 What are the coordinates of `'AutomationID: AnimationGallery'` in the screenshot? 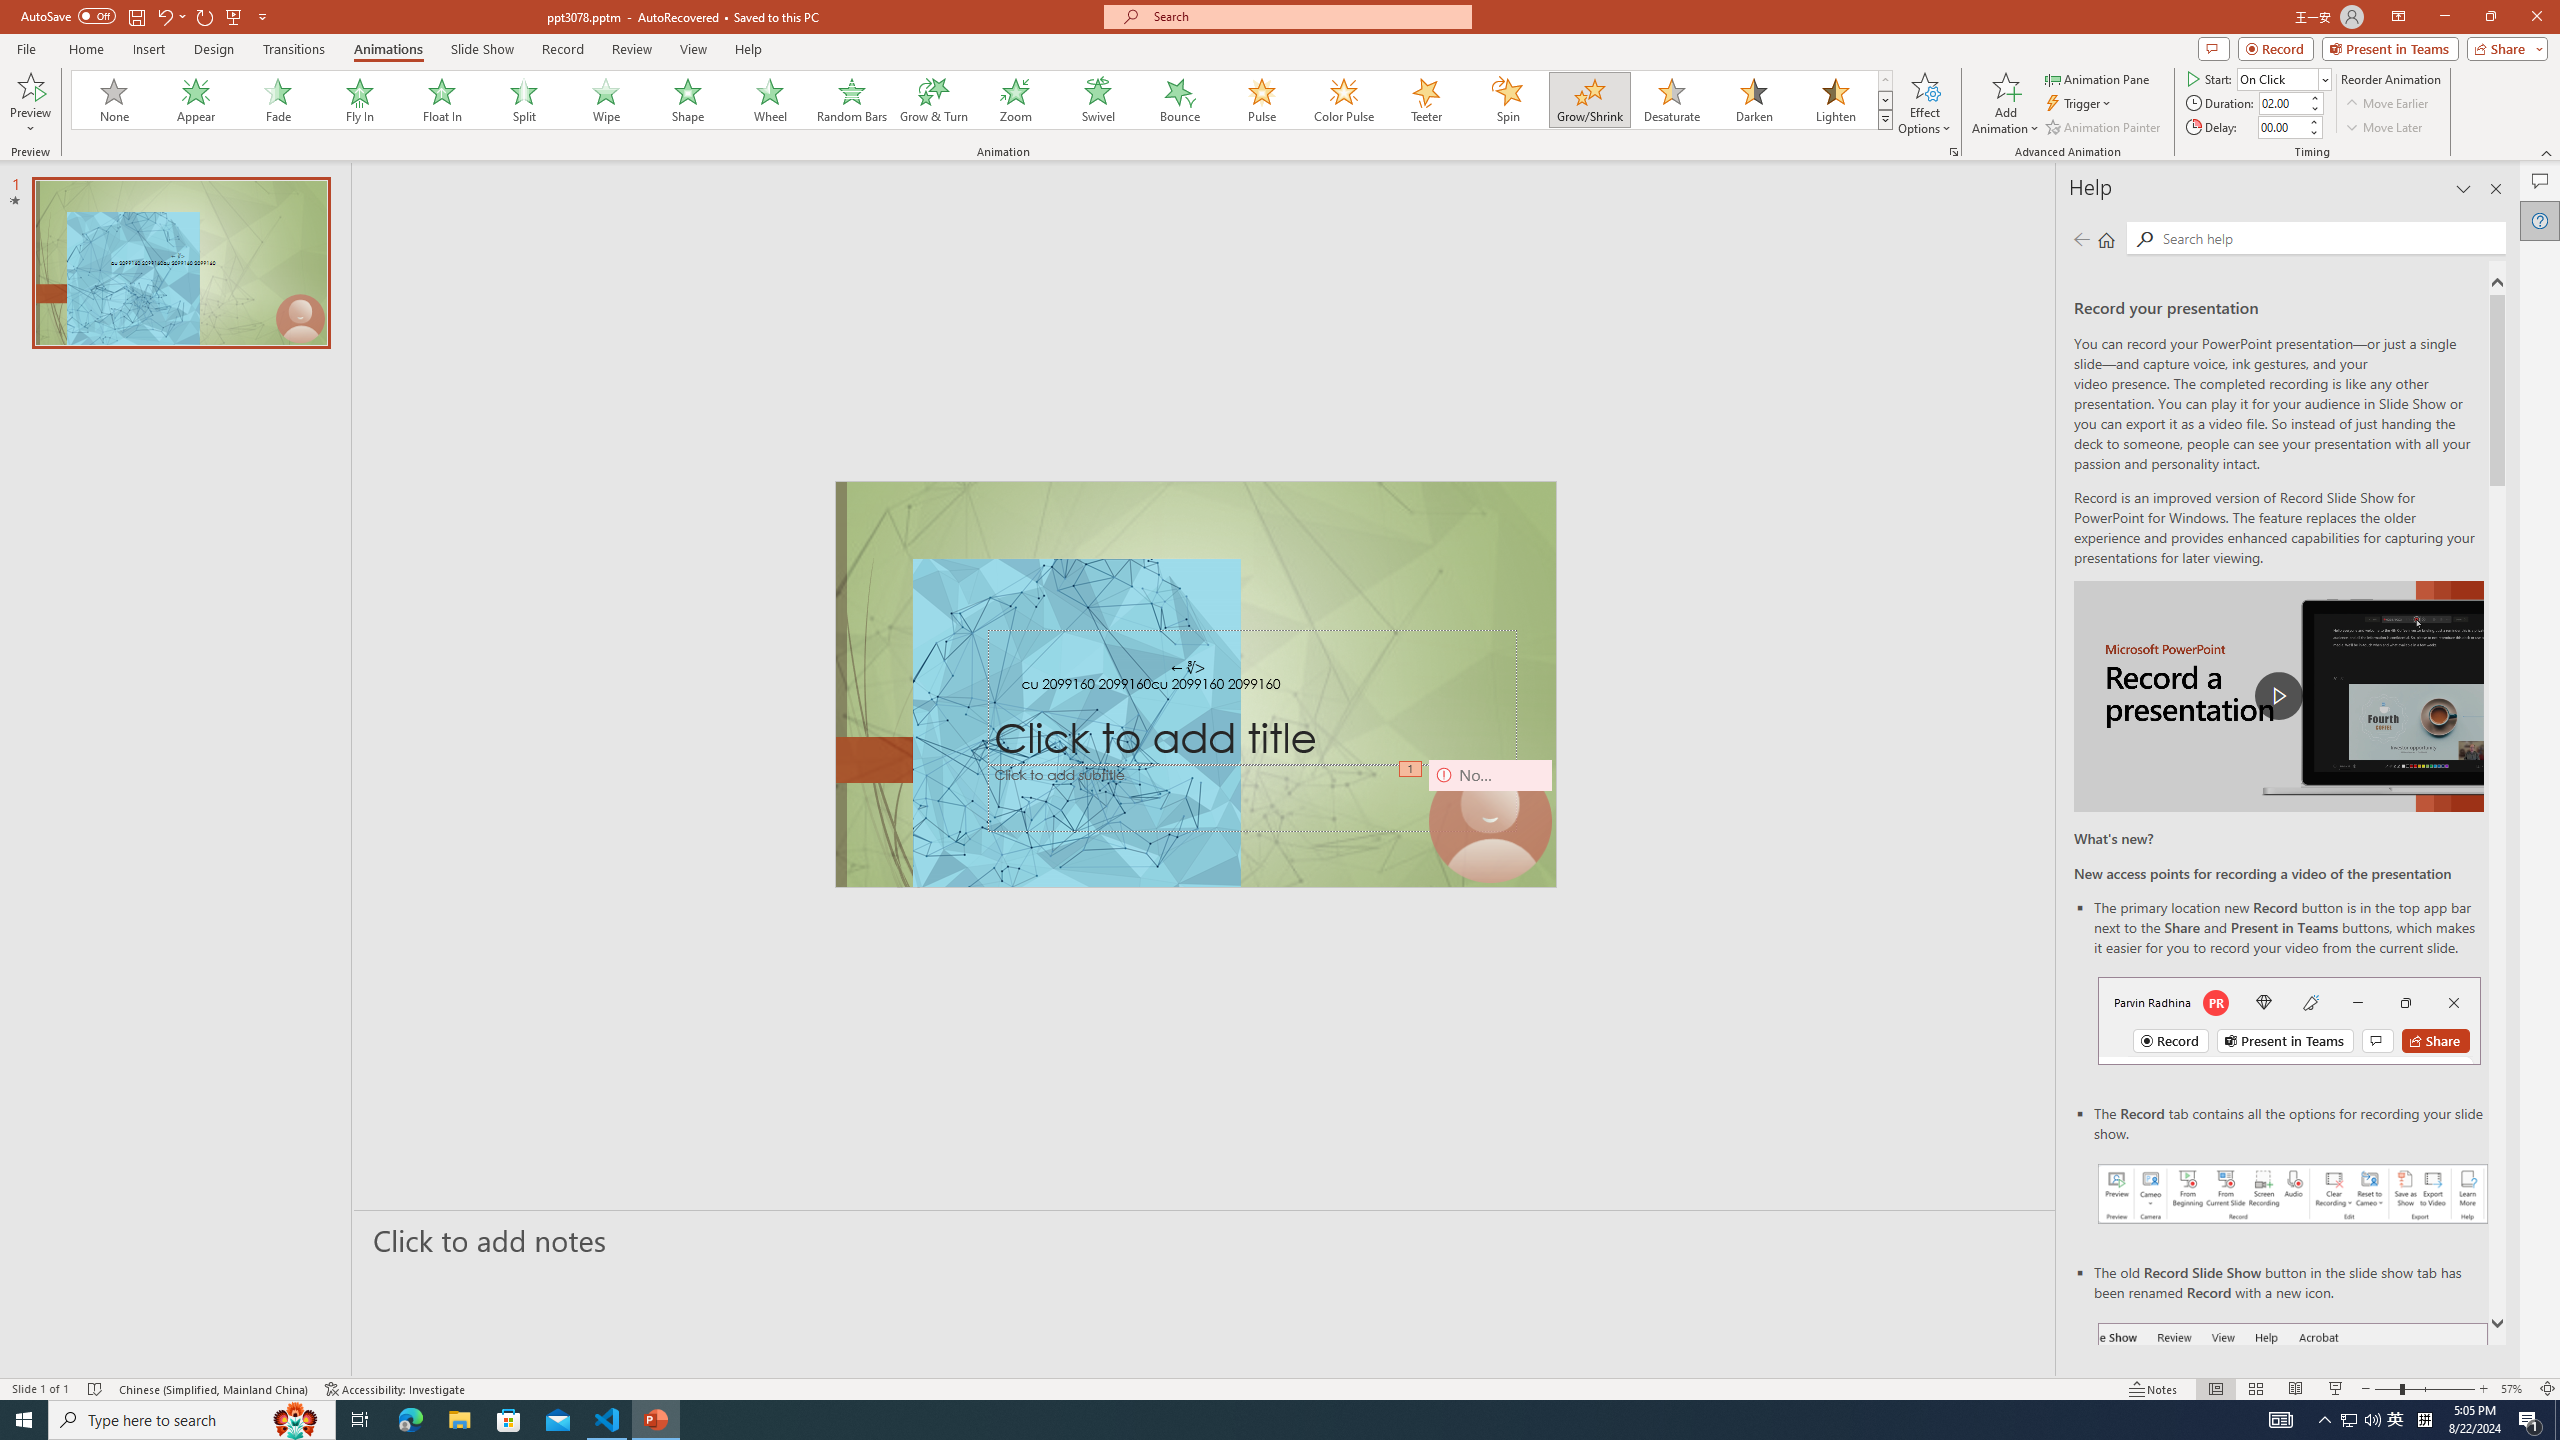 It's located at (982, 99).